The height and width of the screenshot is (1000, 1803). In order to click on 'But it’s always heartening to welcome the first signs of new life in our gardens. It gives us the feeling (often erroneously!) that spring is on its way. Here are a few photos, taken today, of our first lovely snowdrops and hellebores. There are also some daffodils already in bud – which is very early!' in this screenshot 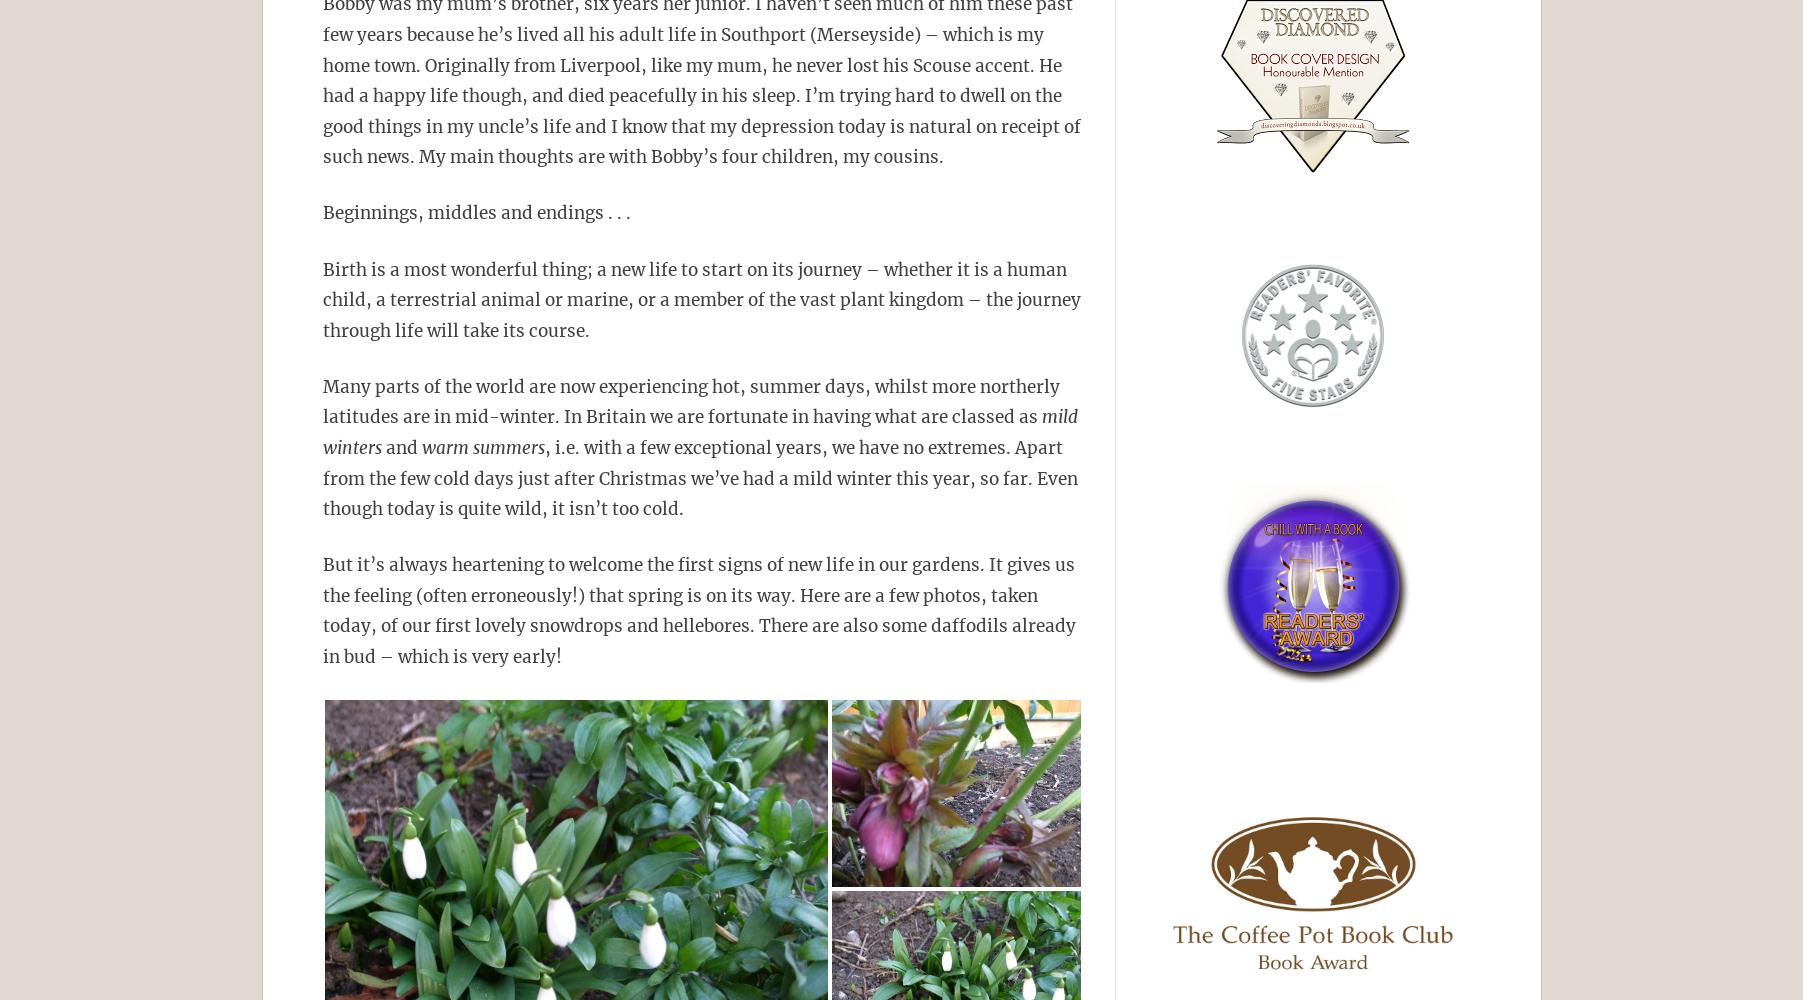, I will do `click(322, 610)`.